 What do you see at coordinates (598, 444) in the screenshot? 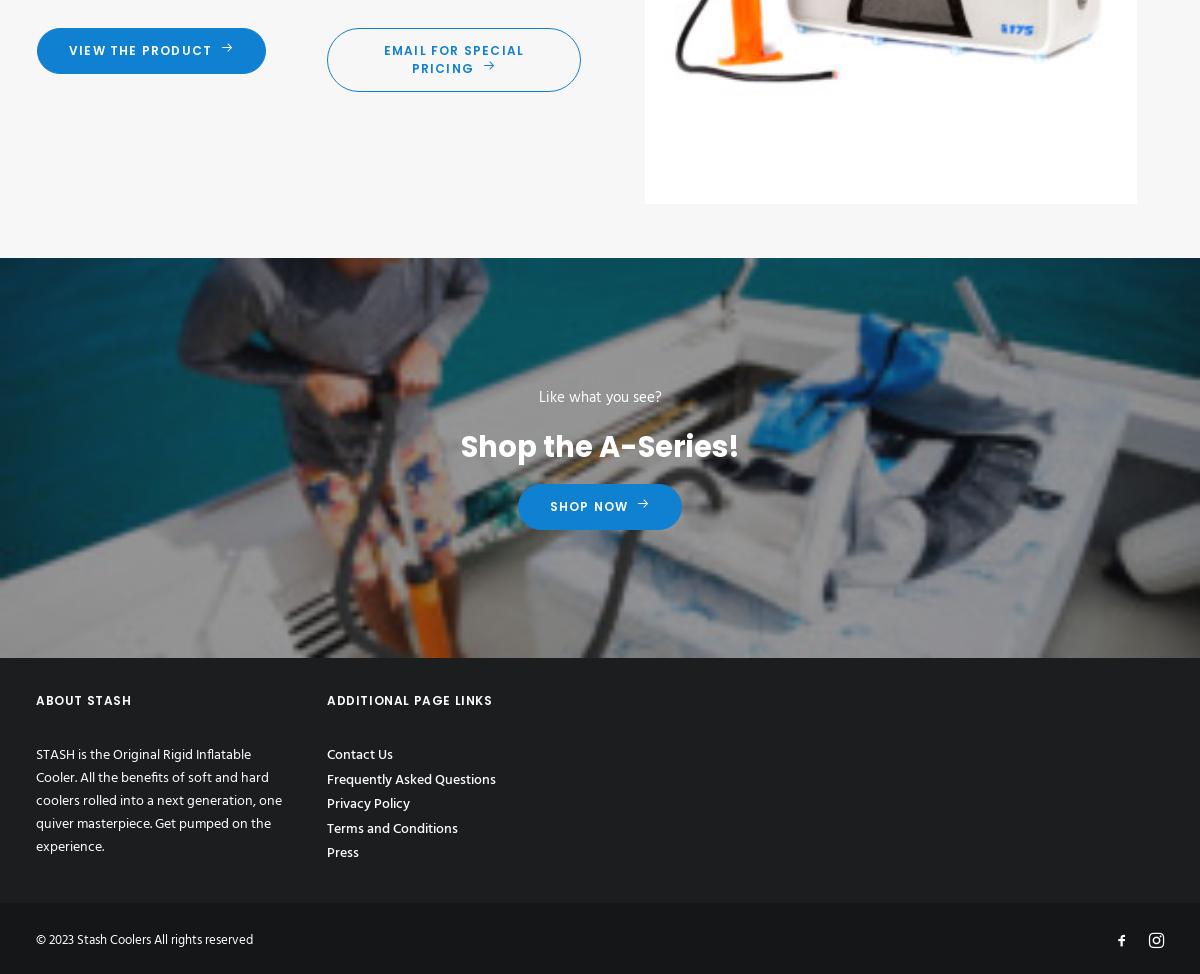
I see `'Shop the A-Series!'` at bounding box center [598, 444].